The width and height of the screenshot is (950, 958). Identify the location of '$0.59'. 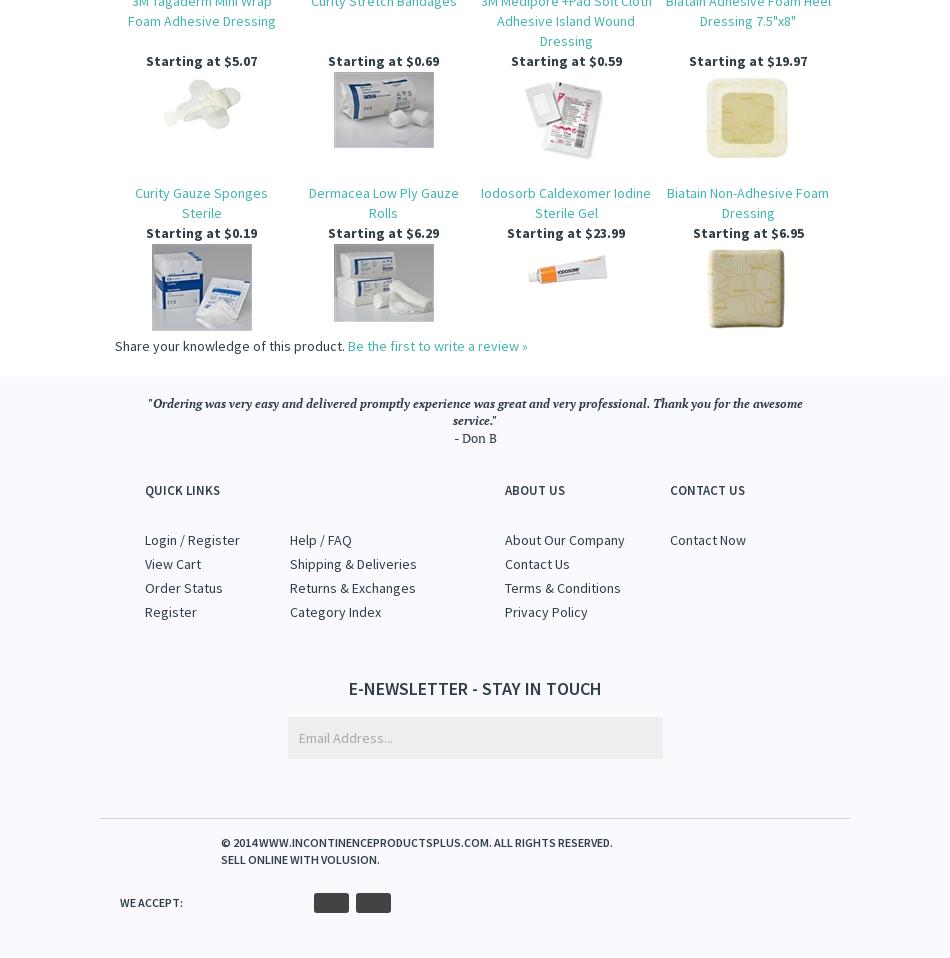
(602, 60).